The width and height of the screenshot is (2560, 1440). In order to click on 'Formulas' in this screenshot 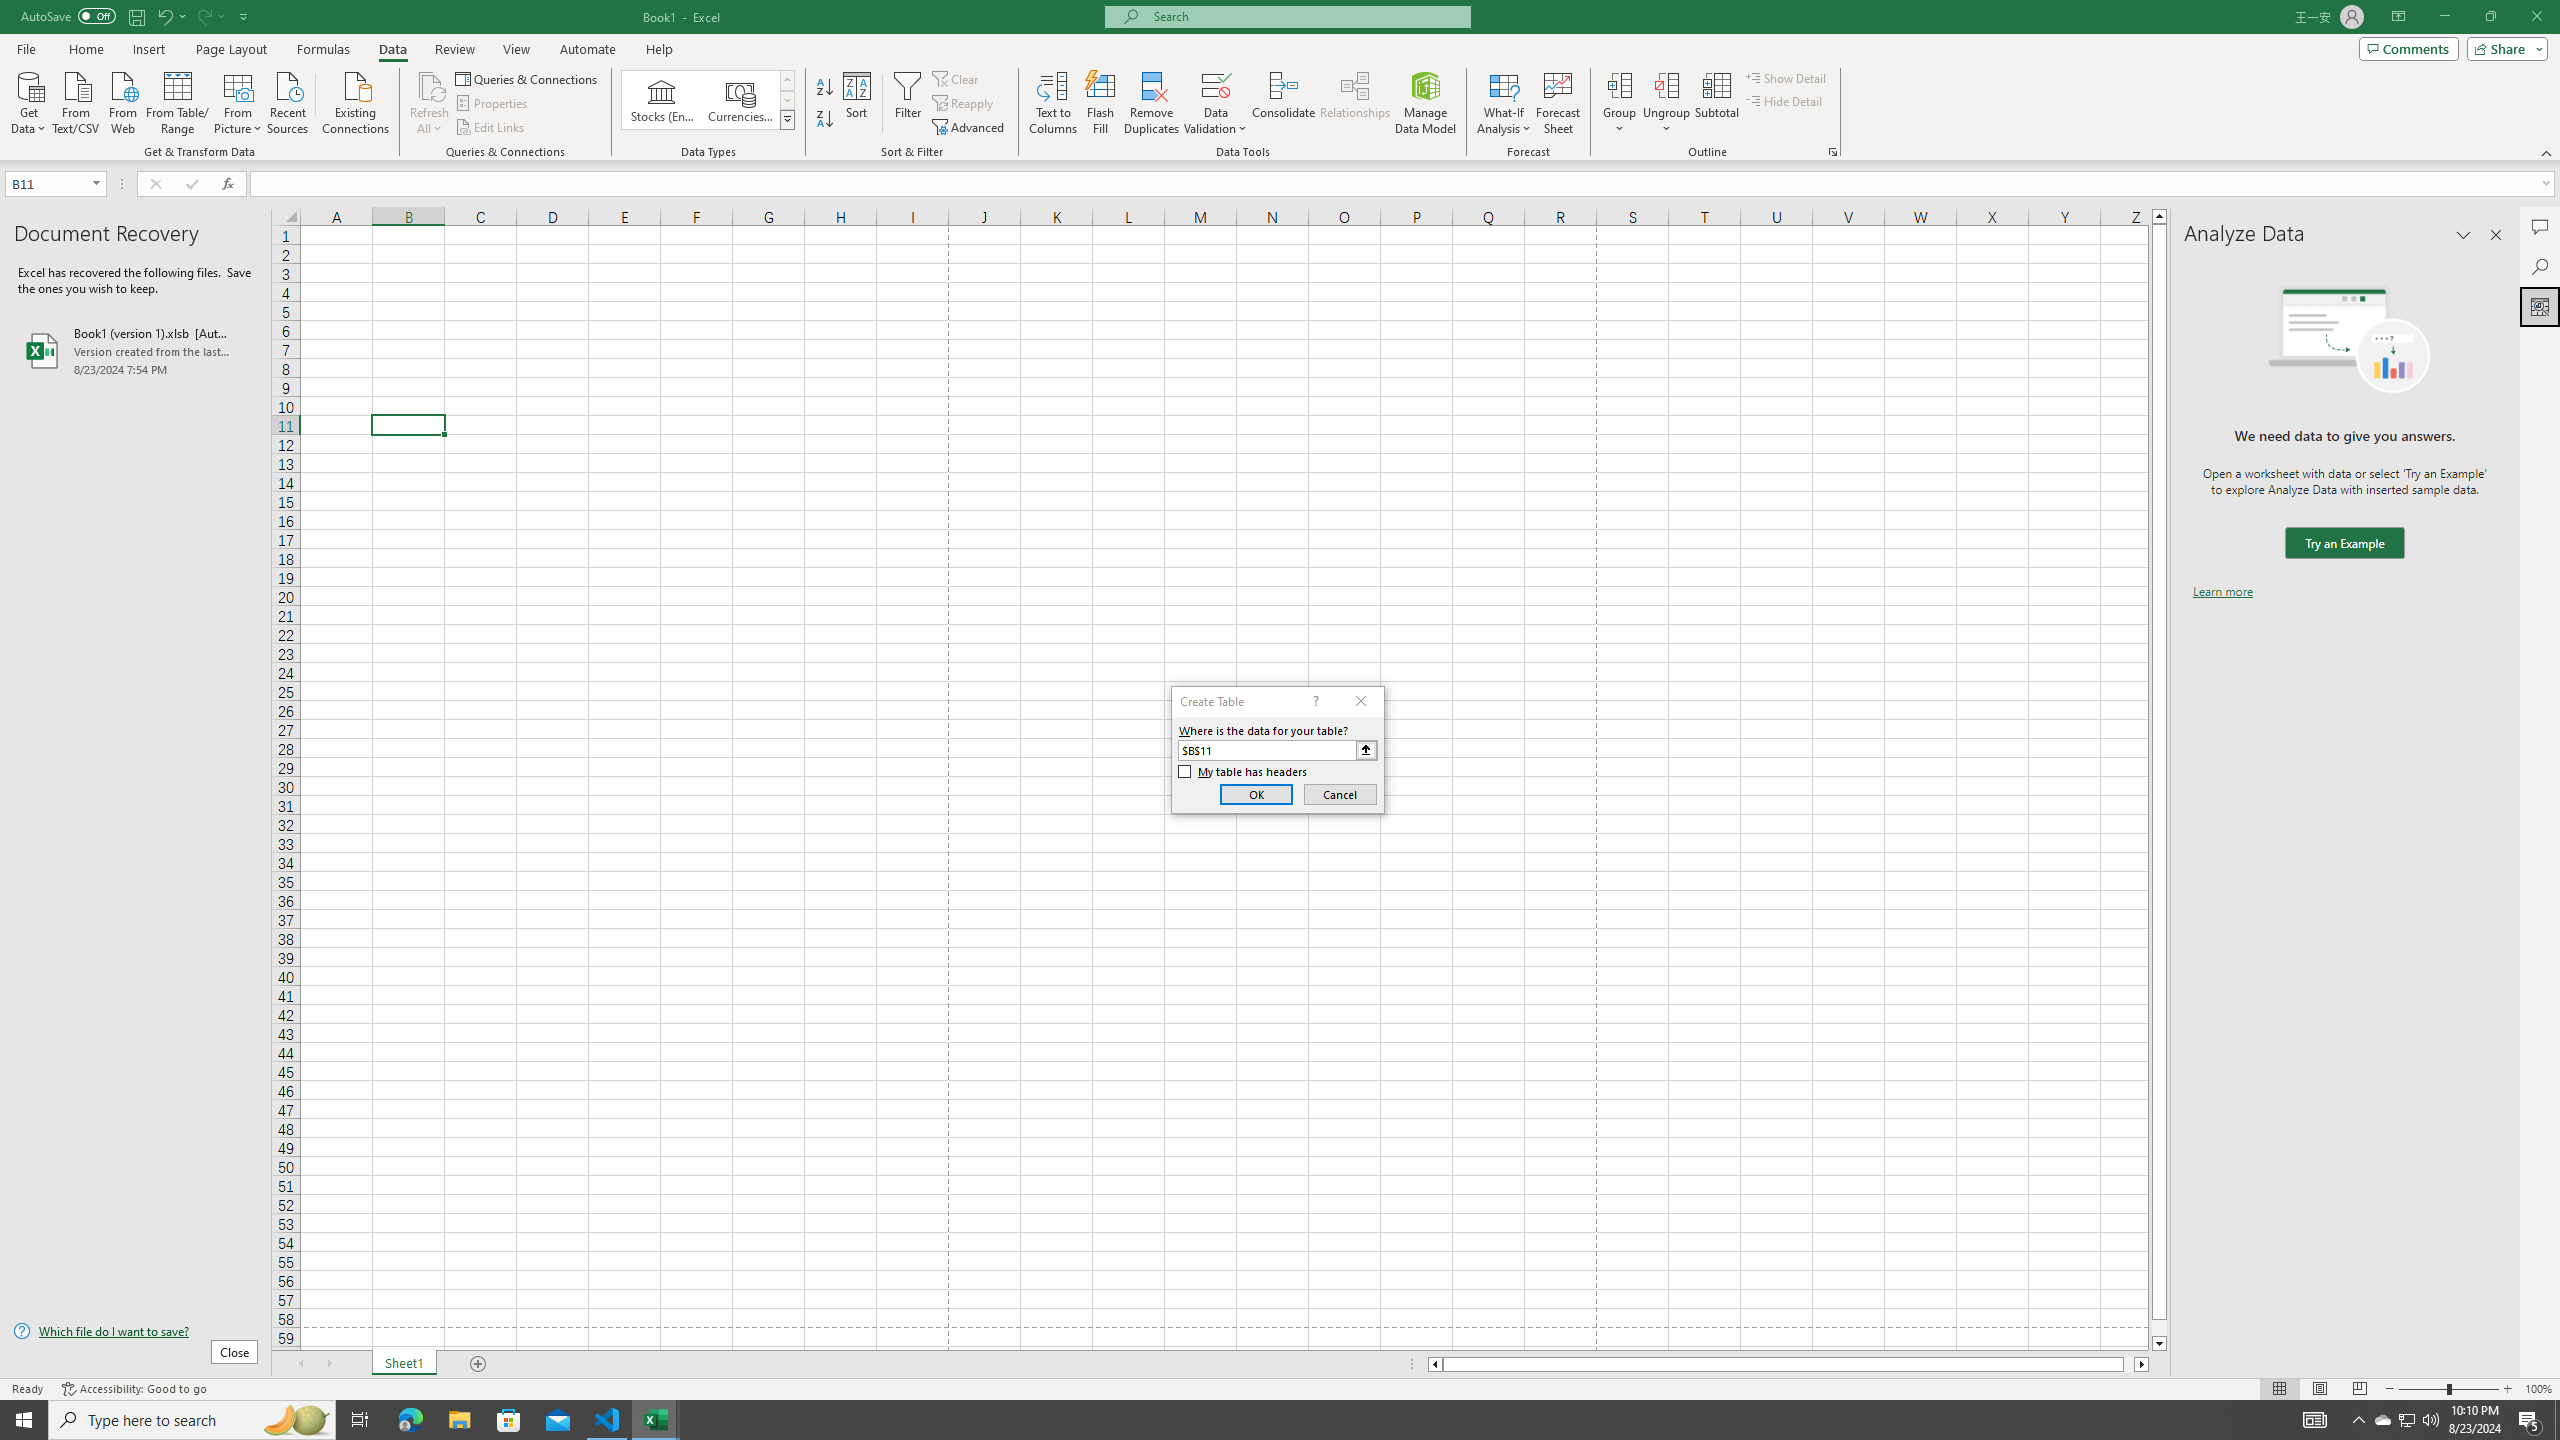, I will do `click(325, 49)`.